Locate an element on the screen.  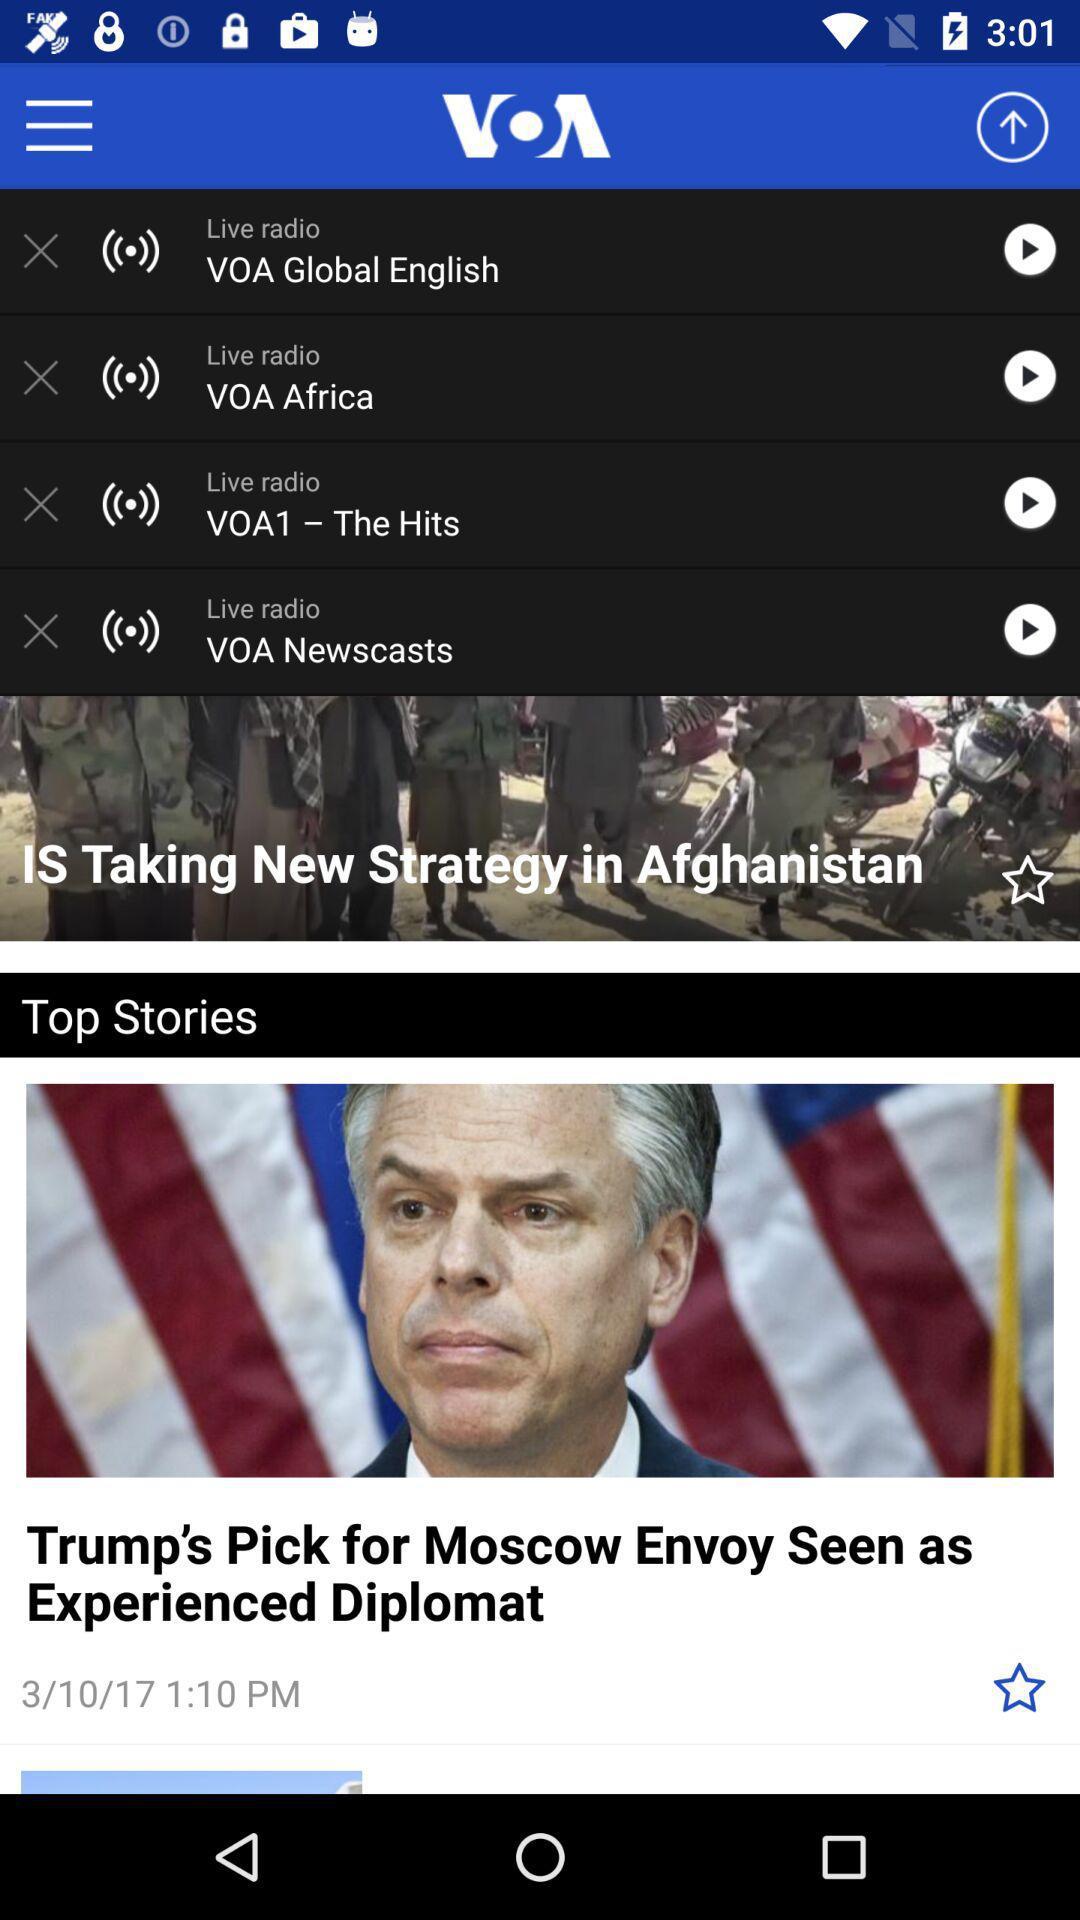
the play icon is located at coordinates (1039, 377).